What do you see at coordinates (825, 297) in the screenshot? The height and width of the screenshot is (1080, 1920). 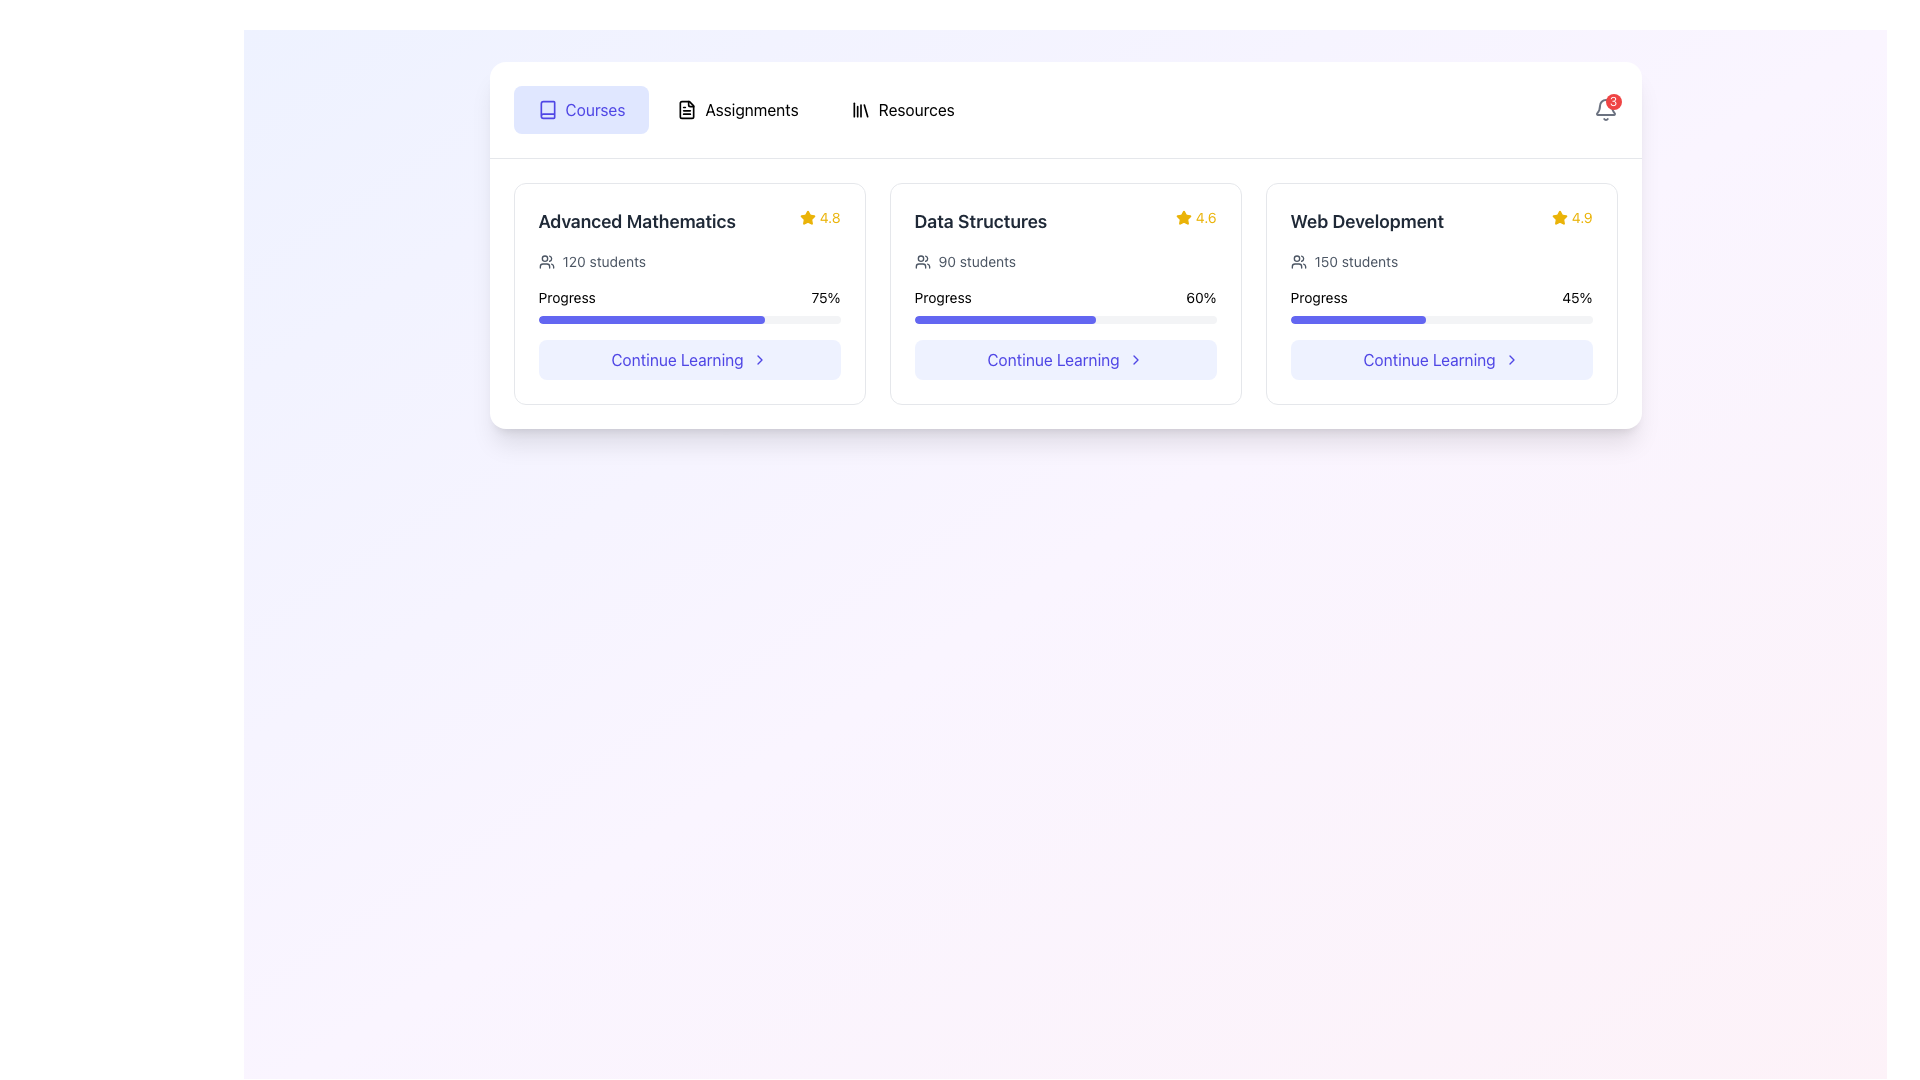 I see `progress percentage displayed in the text element that indicates the completion rate for the 'Advanced Mathematics' course, located to the right of the word 'Progress'` at bounding box center [825, 297].